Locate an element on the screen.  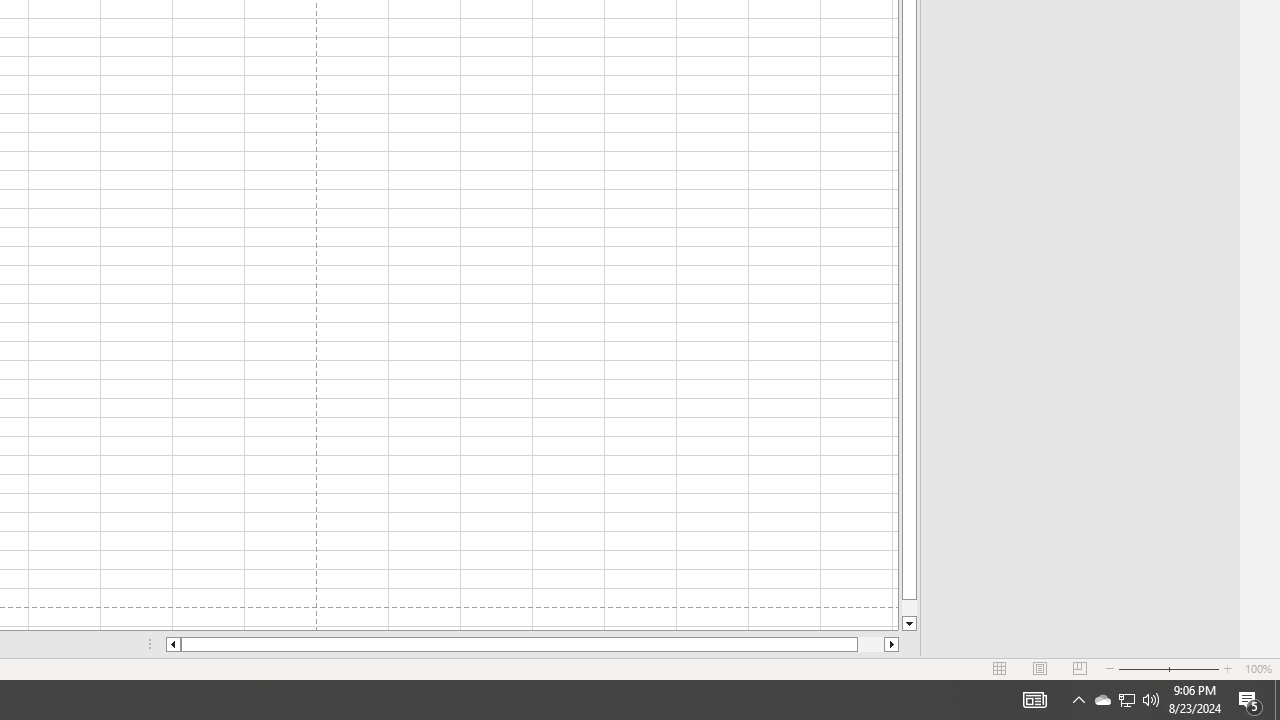
'Class: NetUIScrollBar' is located at coordinates (532, 644).